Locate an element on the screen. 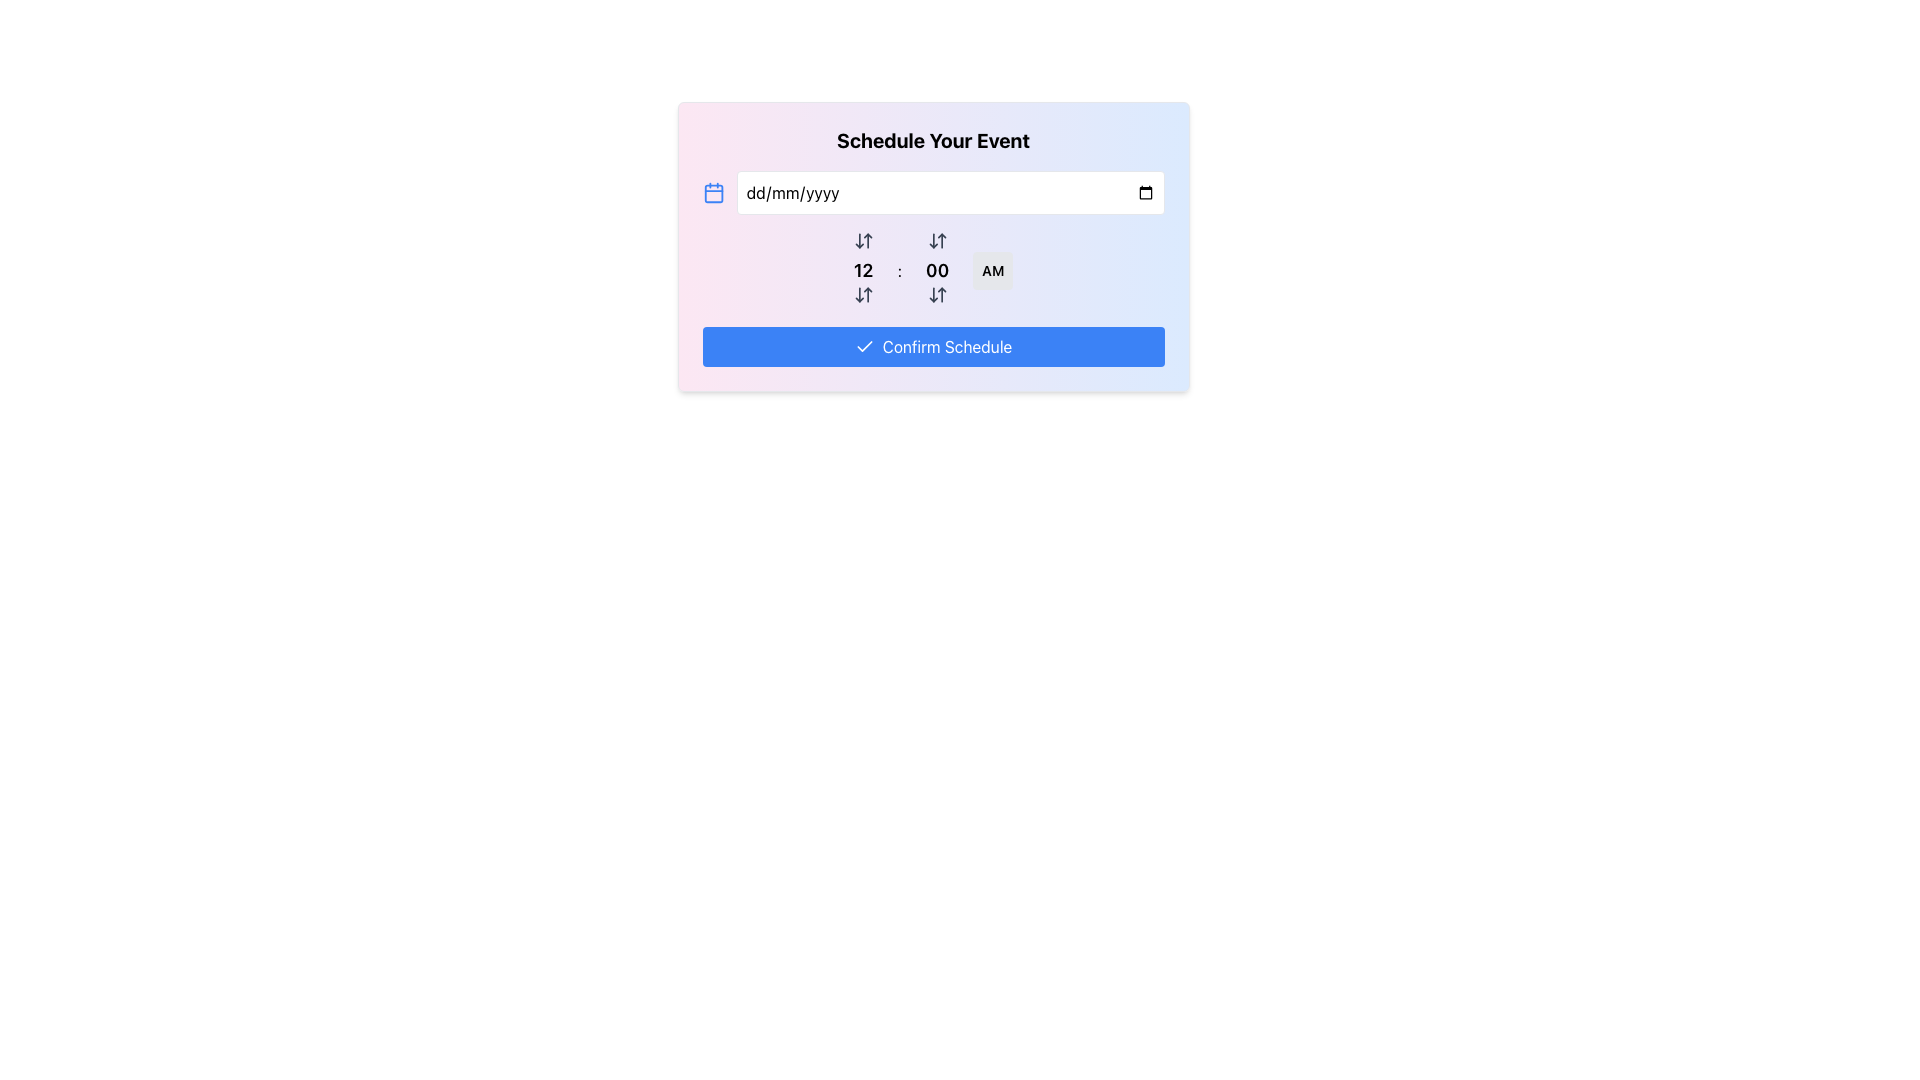 The image size is (1920, 1080). the numeric display showing '12', which is aligned vertically between the incrementing and decrementing arrows in the time selection interface is located at coordinates (863, 270).